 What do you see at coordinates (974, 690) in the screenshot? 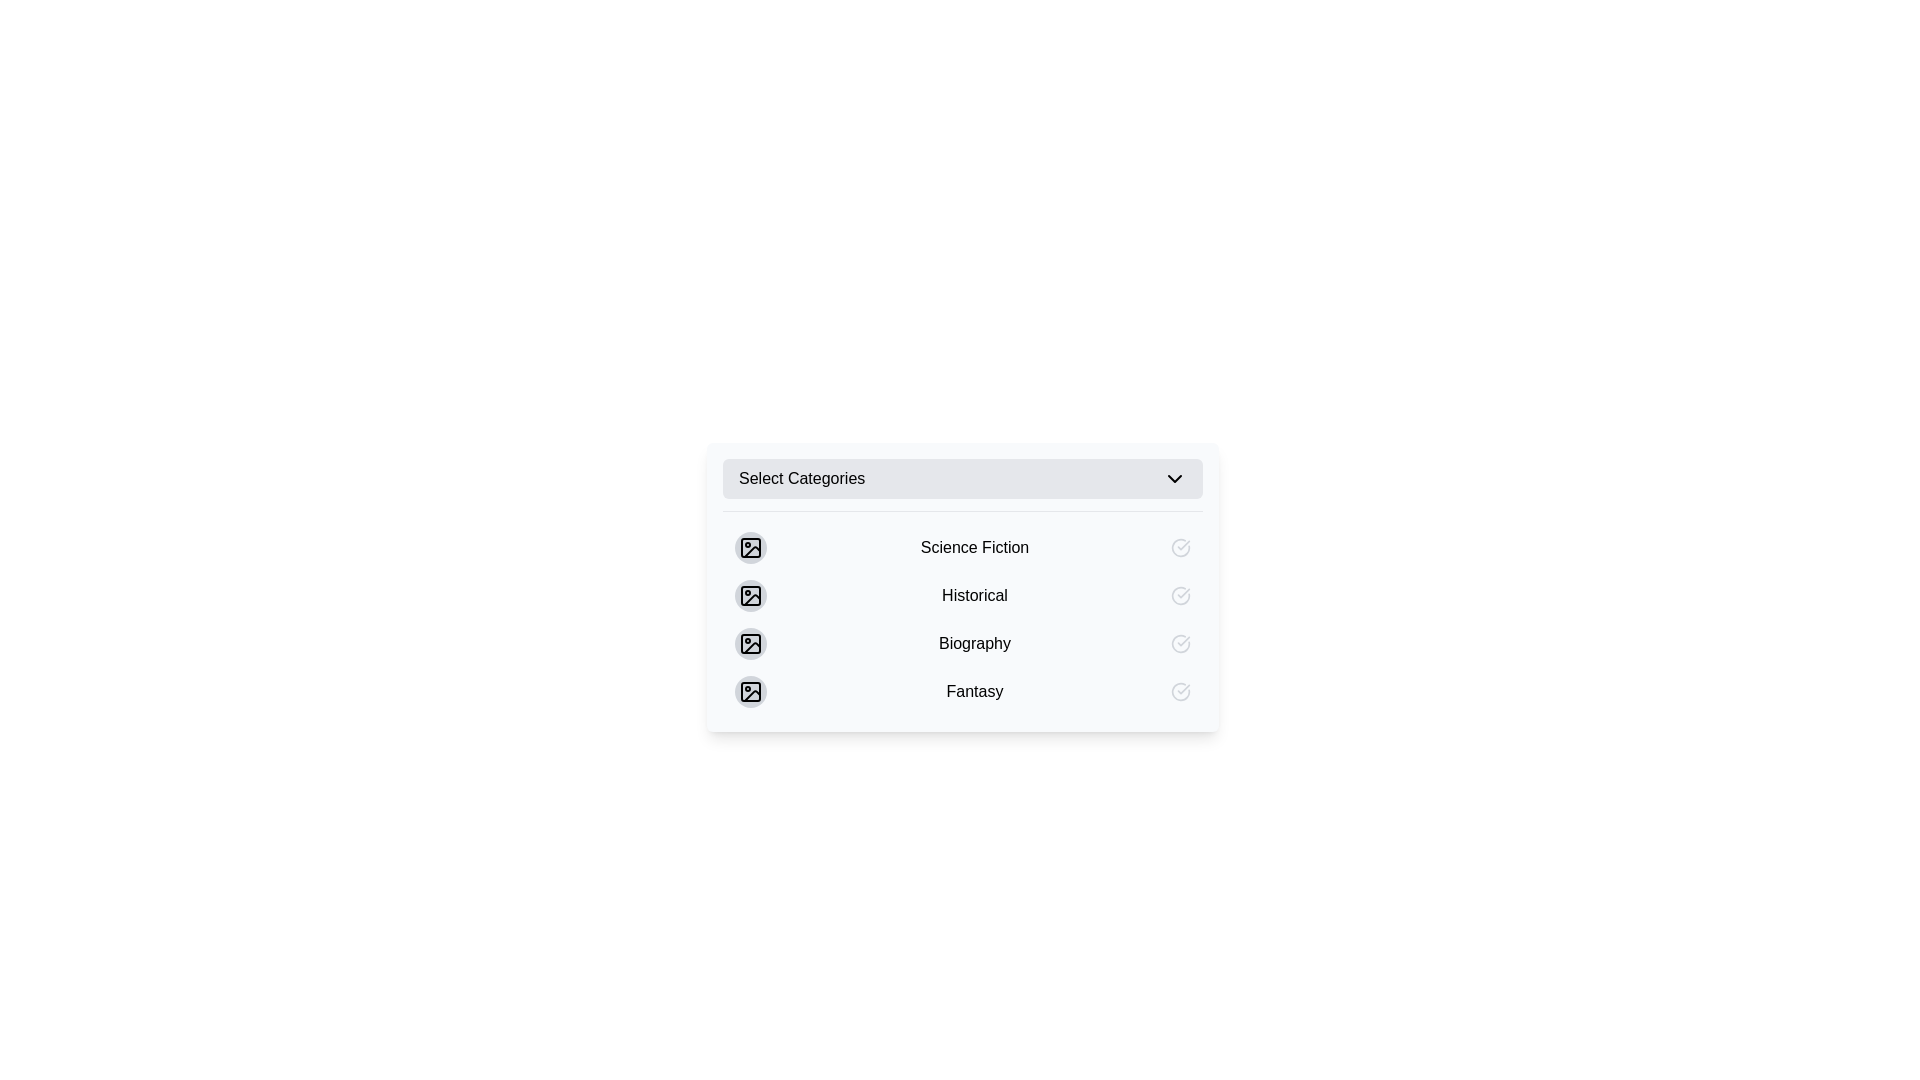
I see `the 'Fantasy' text label in the dropdown menu` at bounding box center [974, 690].